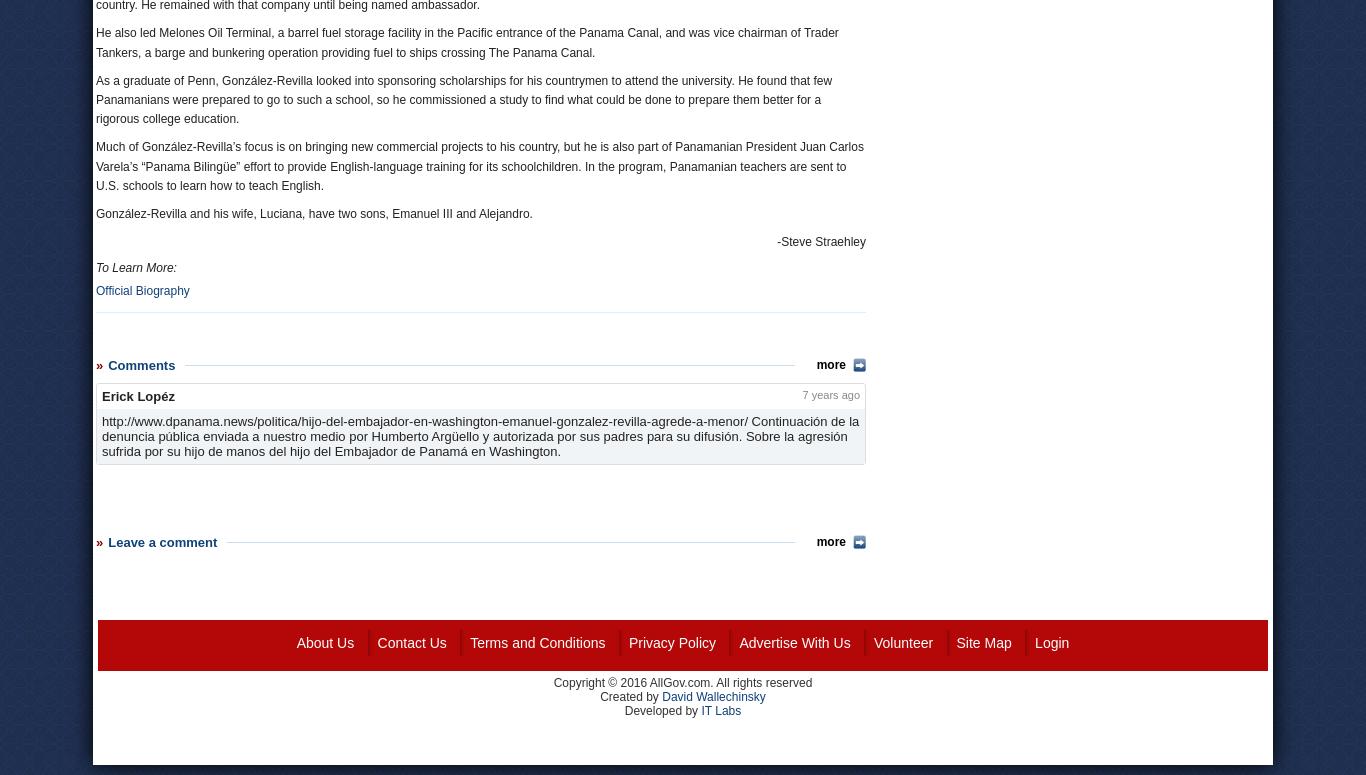 The width and height of the screenshot is (1366, 775). I want to click on 'David Wallechinsky', so click(713, 697).